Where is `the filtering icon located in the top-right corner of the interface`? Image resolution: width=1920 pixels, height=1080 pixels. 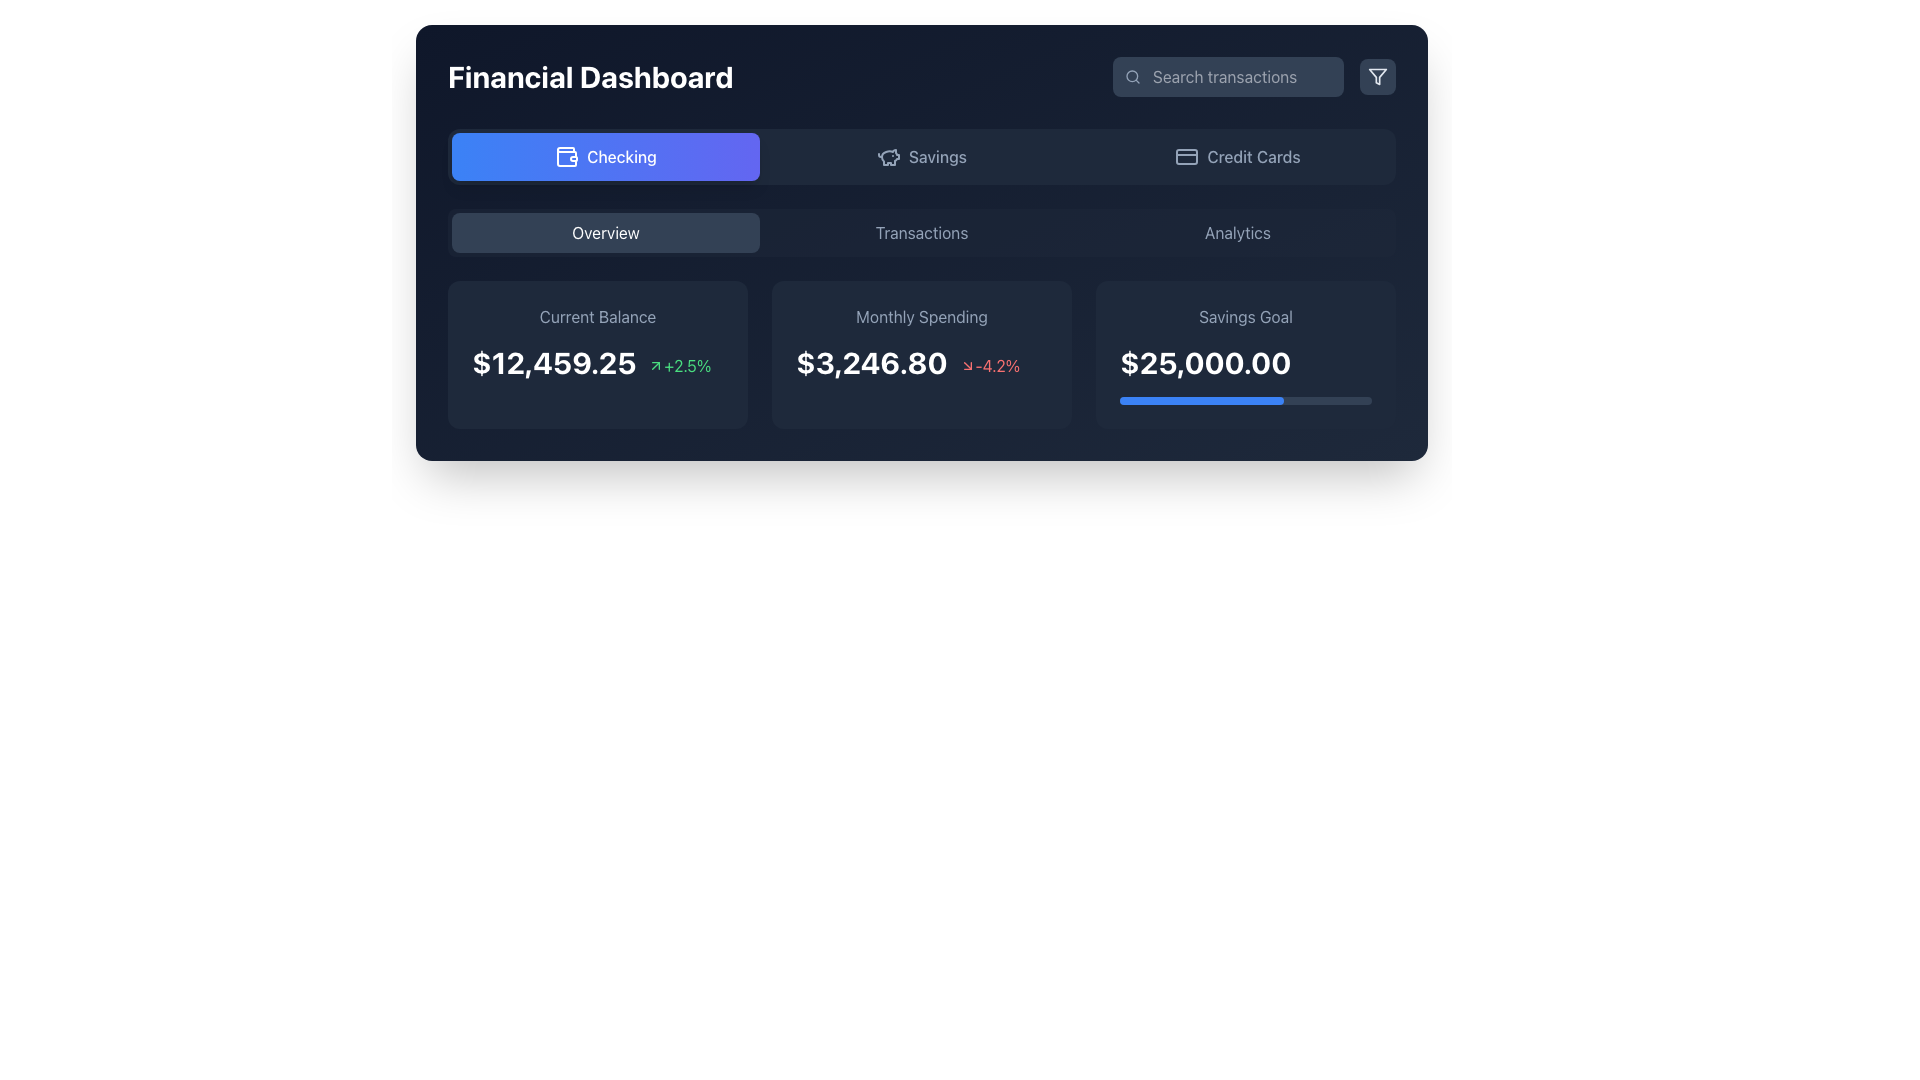
the filtering icon located in the top-right corner of the interface is located at coordinates (1376, 76).